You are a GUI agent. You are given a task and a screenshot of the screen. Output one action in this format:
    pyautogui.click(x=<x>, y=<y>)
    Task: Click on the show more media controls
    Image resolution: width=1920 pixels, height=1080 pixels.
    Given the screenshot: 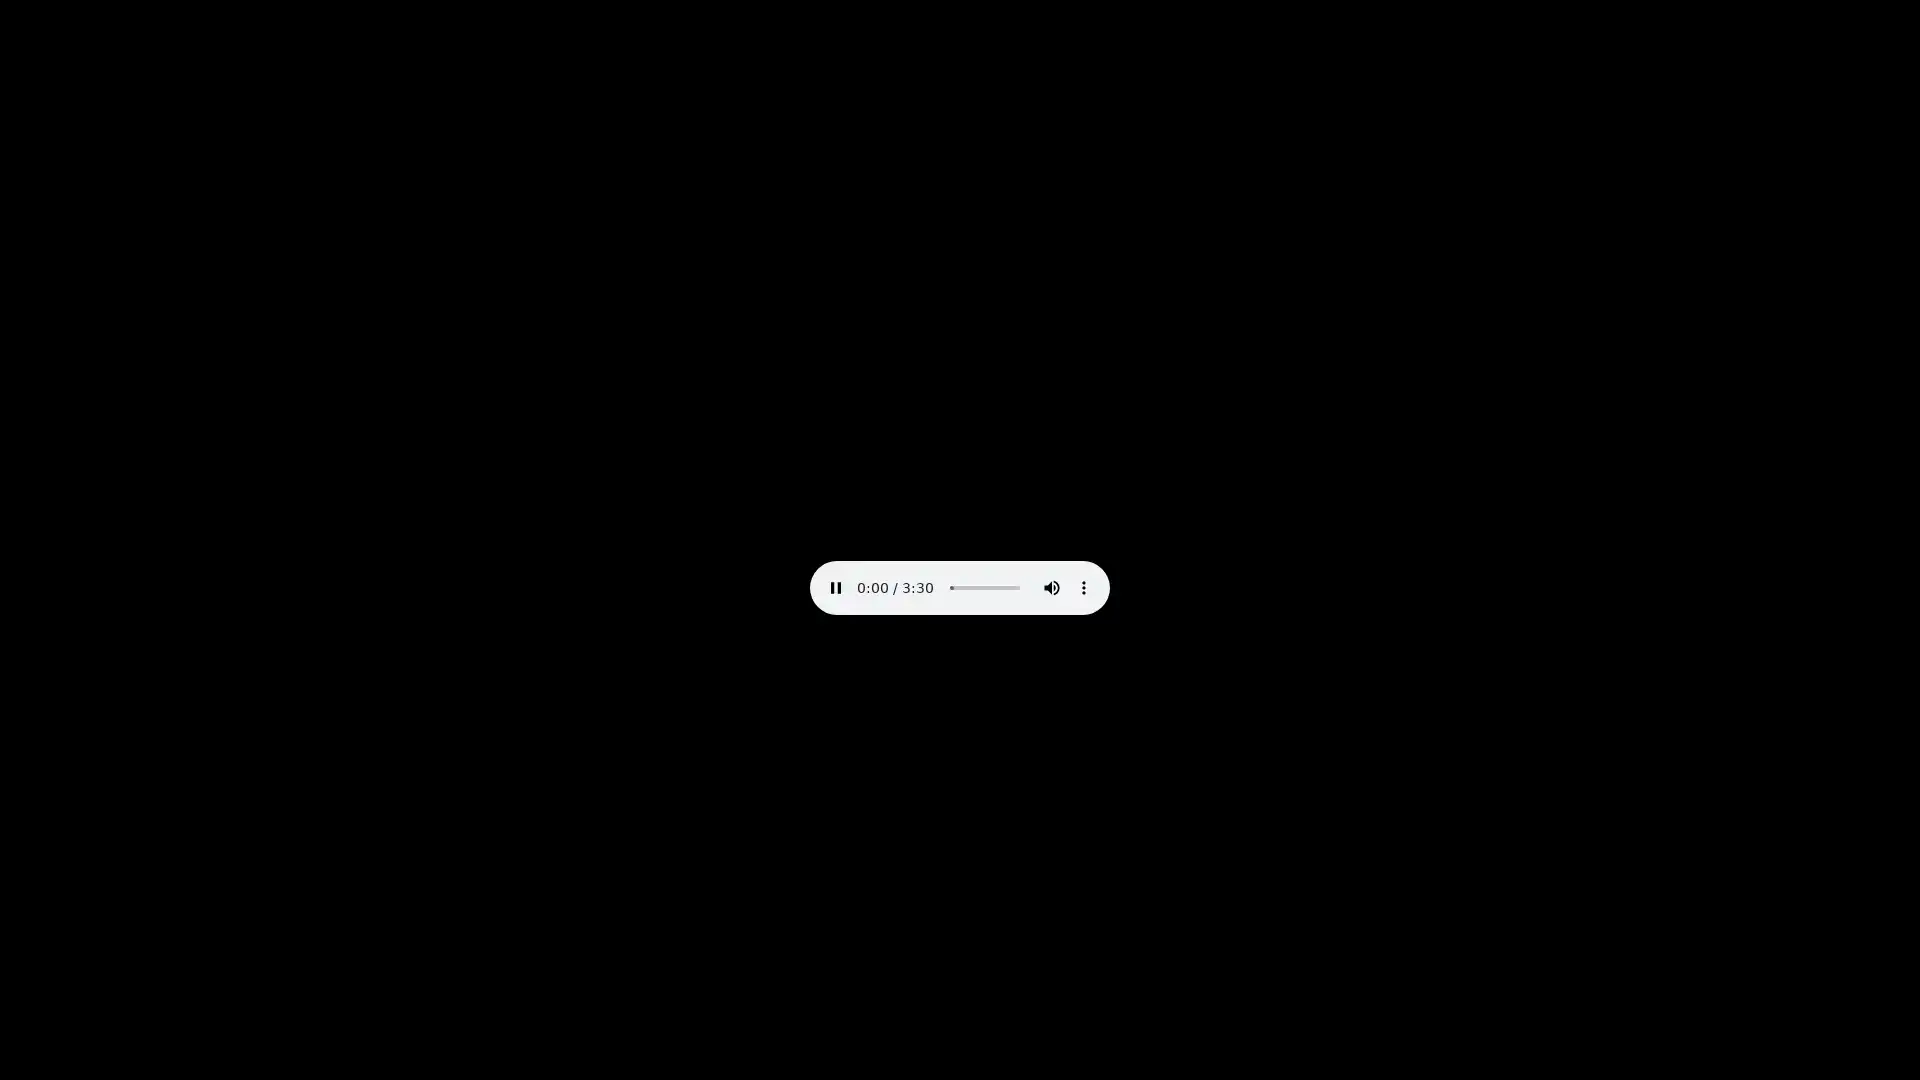 What is the action you would take?
    pyautogui.click(x=1083, y=586)
    